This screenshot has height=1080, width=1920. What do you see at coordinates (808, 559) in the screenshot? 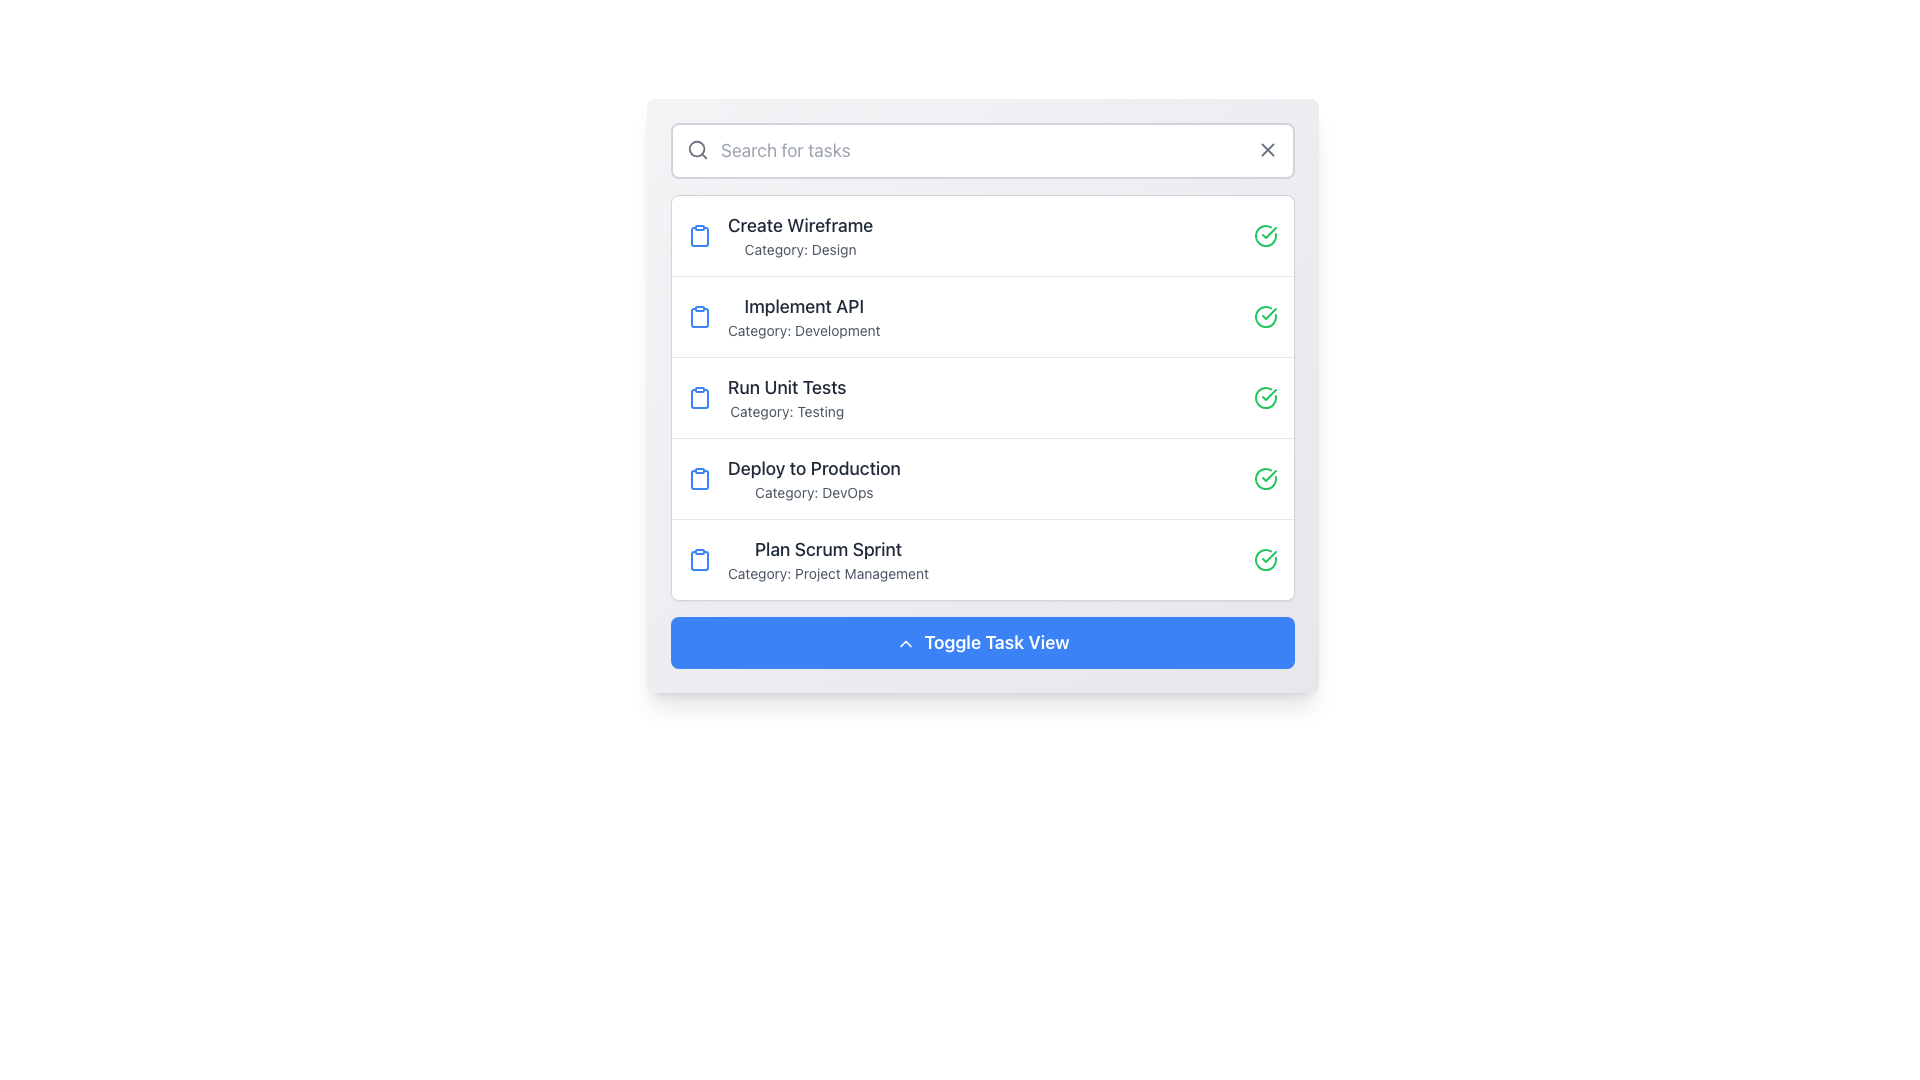
I see `the list item labeled 'Plan Scrum Sprint' with a clipboard icon` at bounding box center [808, 559].